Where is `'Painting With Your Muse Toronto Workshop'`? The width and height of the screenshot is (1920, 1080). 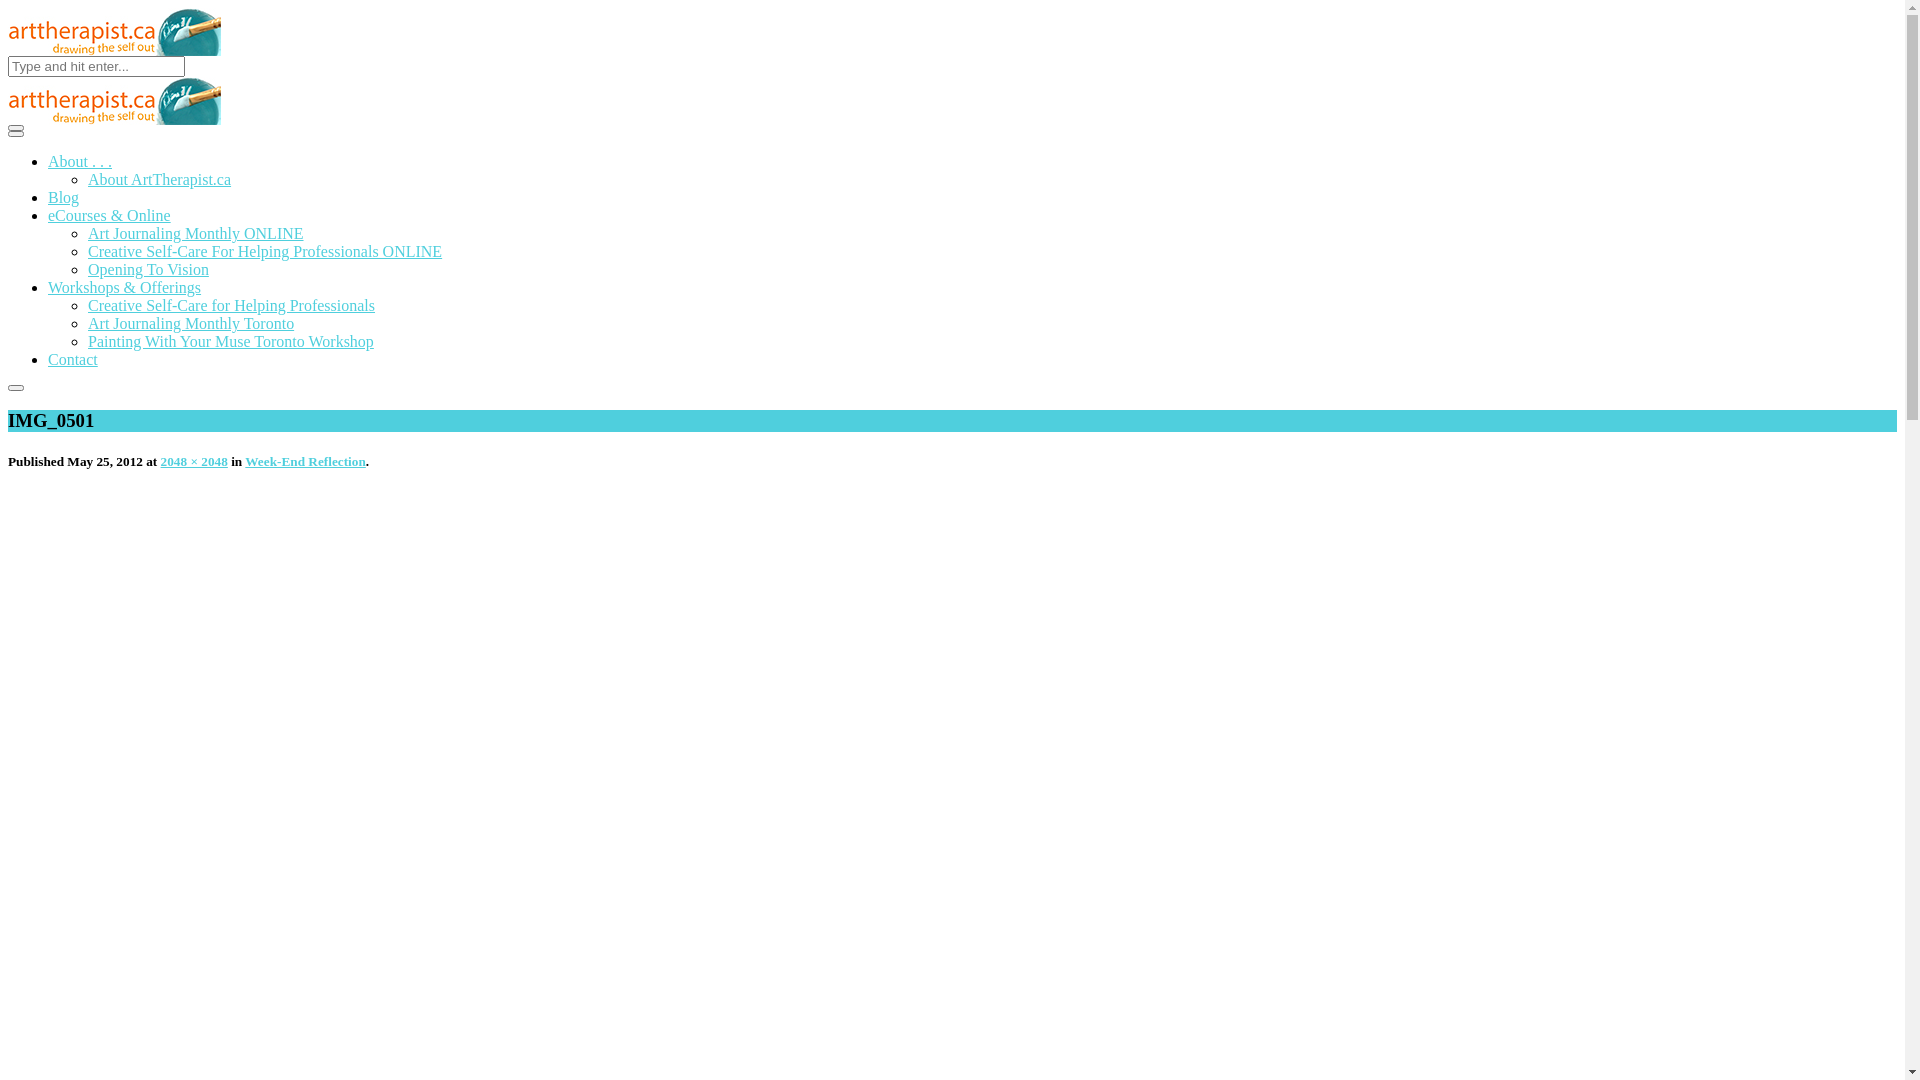 'Painting With Your Muse Toronto Workshop' is located at coordinates (86, 340).